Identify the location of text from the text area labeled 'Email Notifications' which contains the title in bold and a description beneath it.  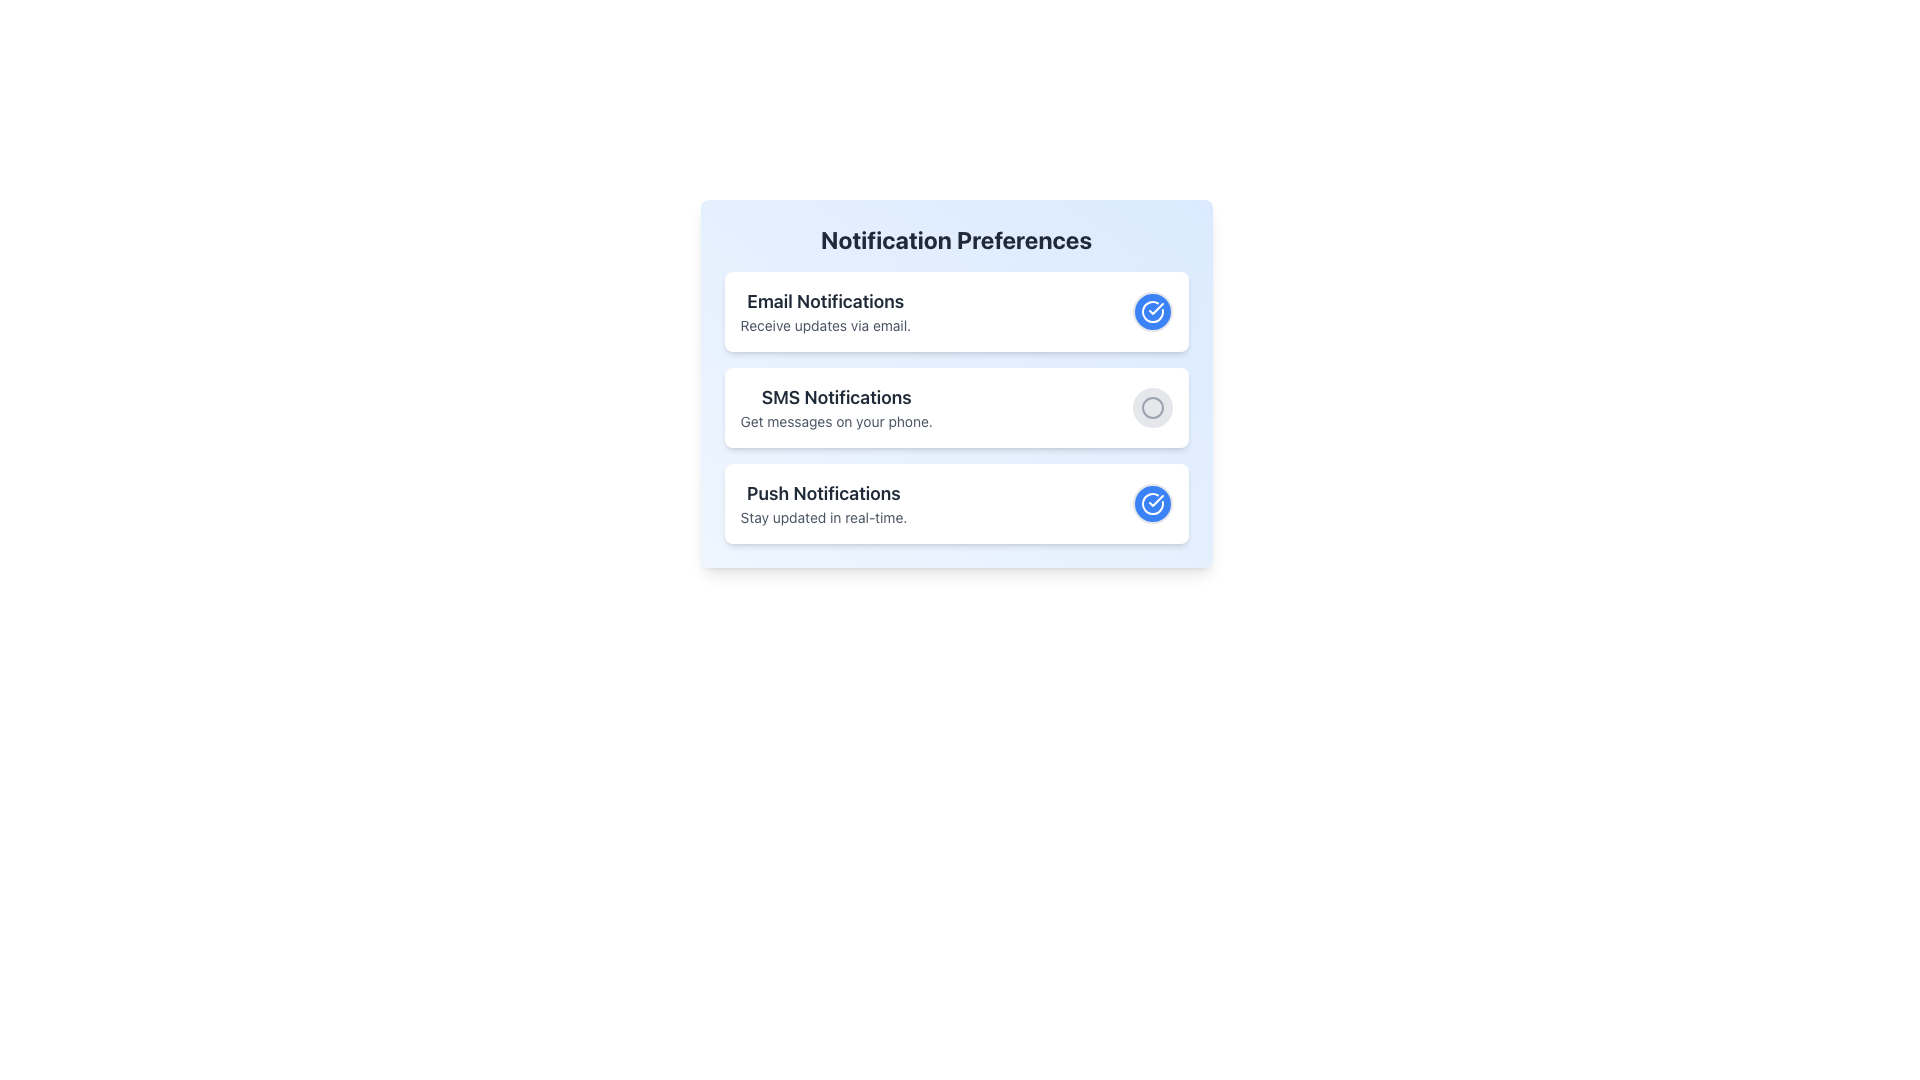
(825, 312).